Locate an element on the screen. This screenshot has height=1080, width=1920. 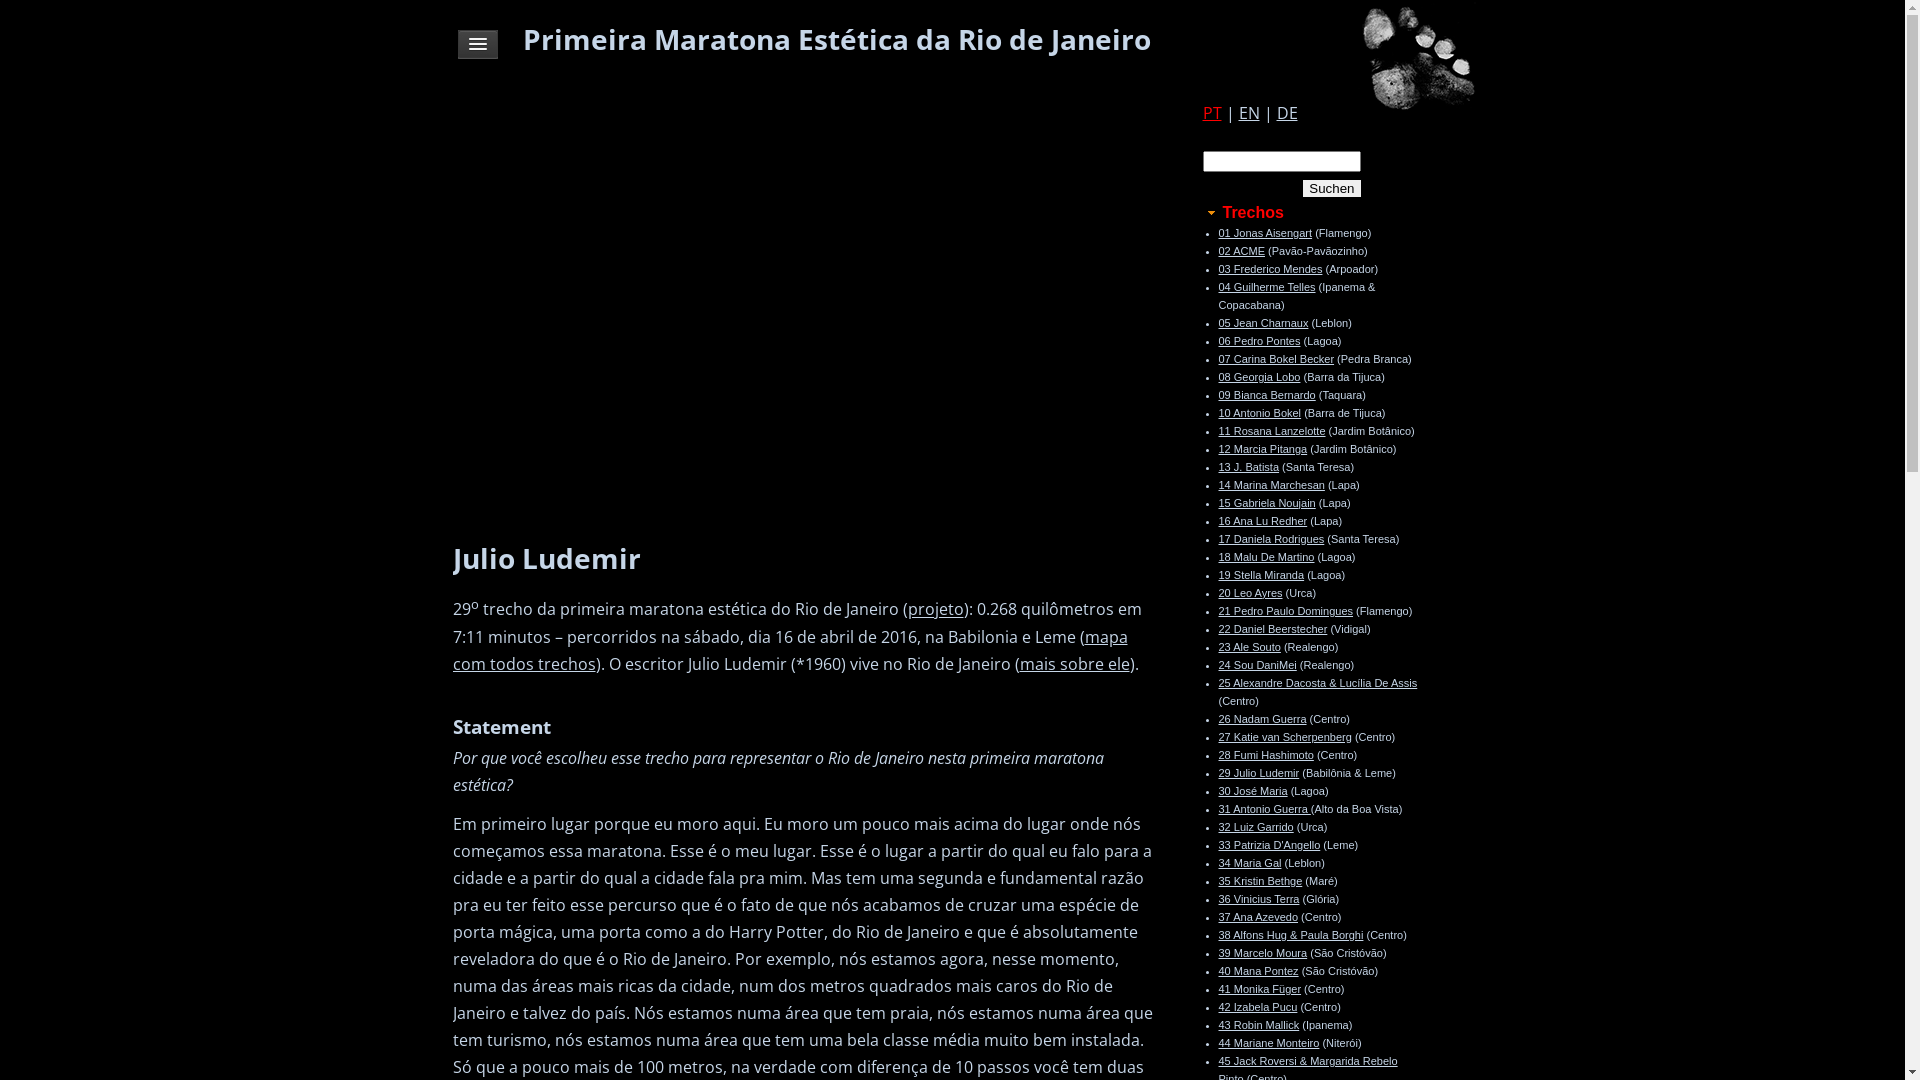
'39 Marcelo Moura' is located at coordinates (1261, 951).